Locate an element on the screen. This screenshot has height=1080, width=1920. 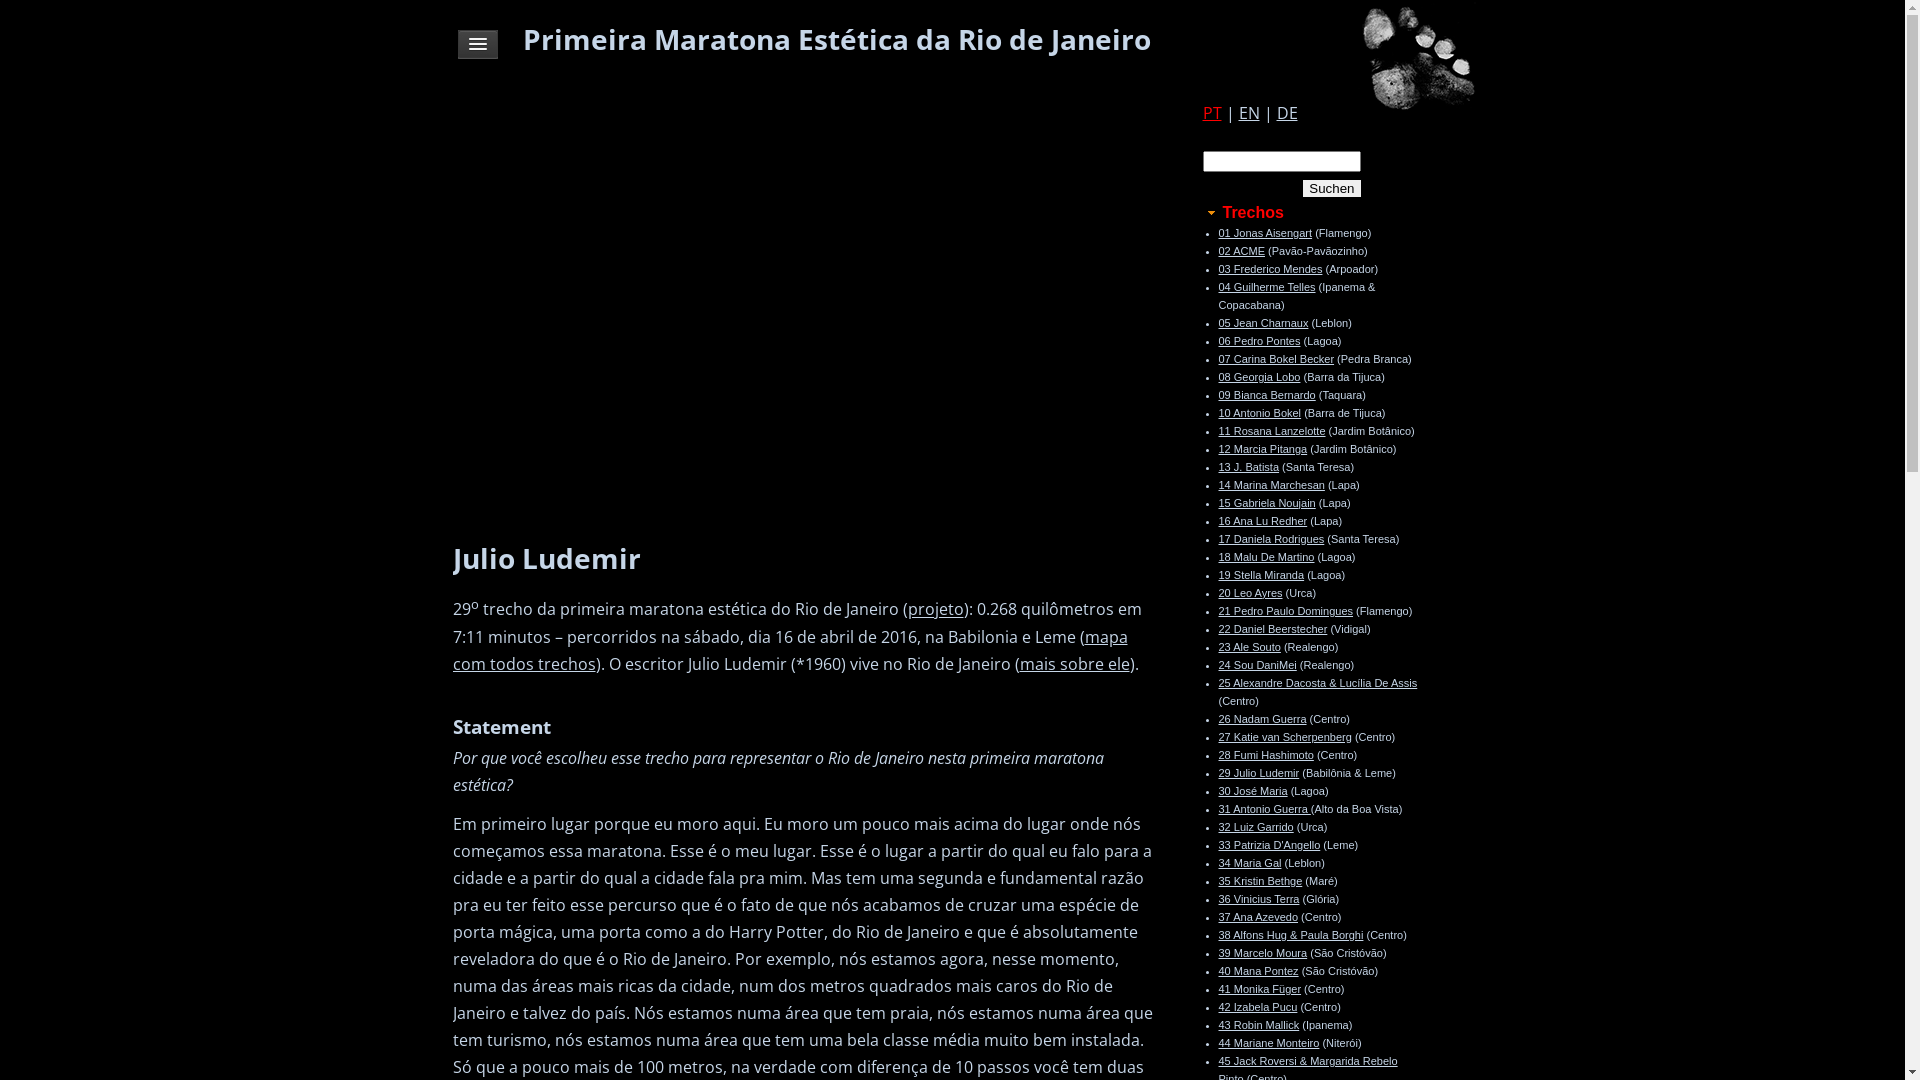
'39 Marcelo Moura' is located at coordinates (1261, 951).